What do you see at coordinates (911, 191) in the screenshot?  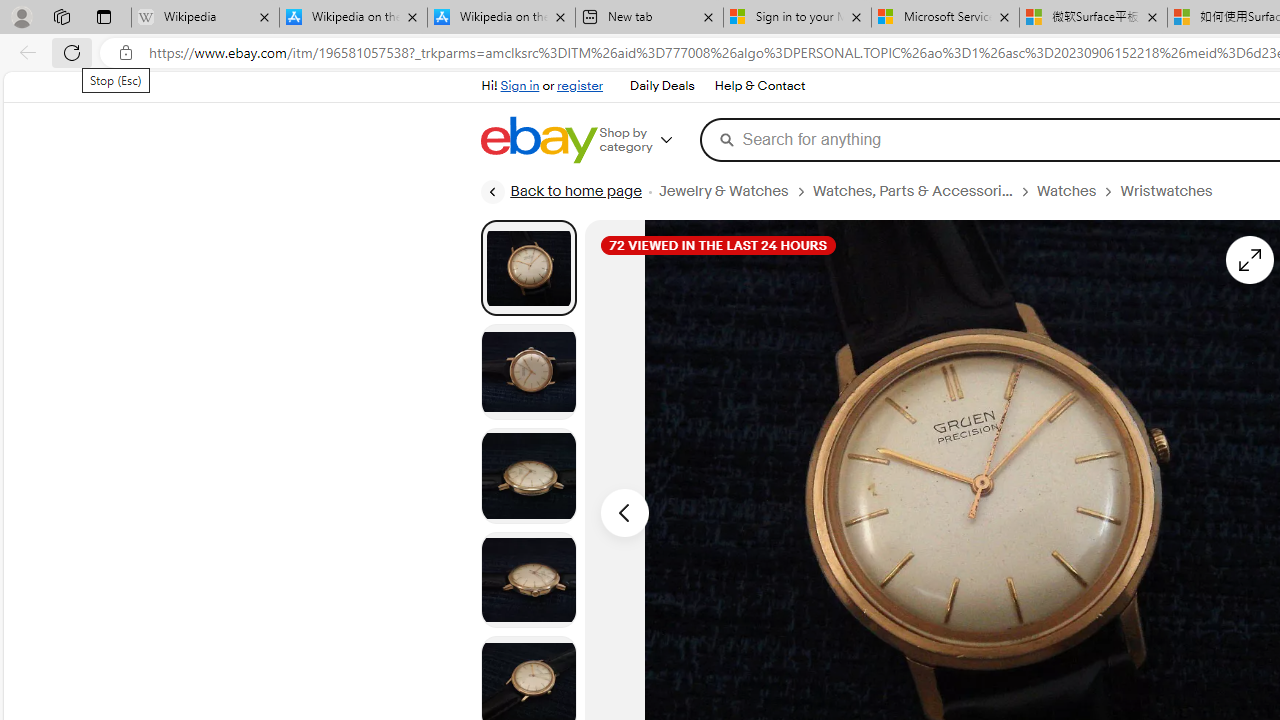 I see `'Watches, Parts & Accessories'` at bounding box center [911, 191].